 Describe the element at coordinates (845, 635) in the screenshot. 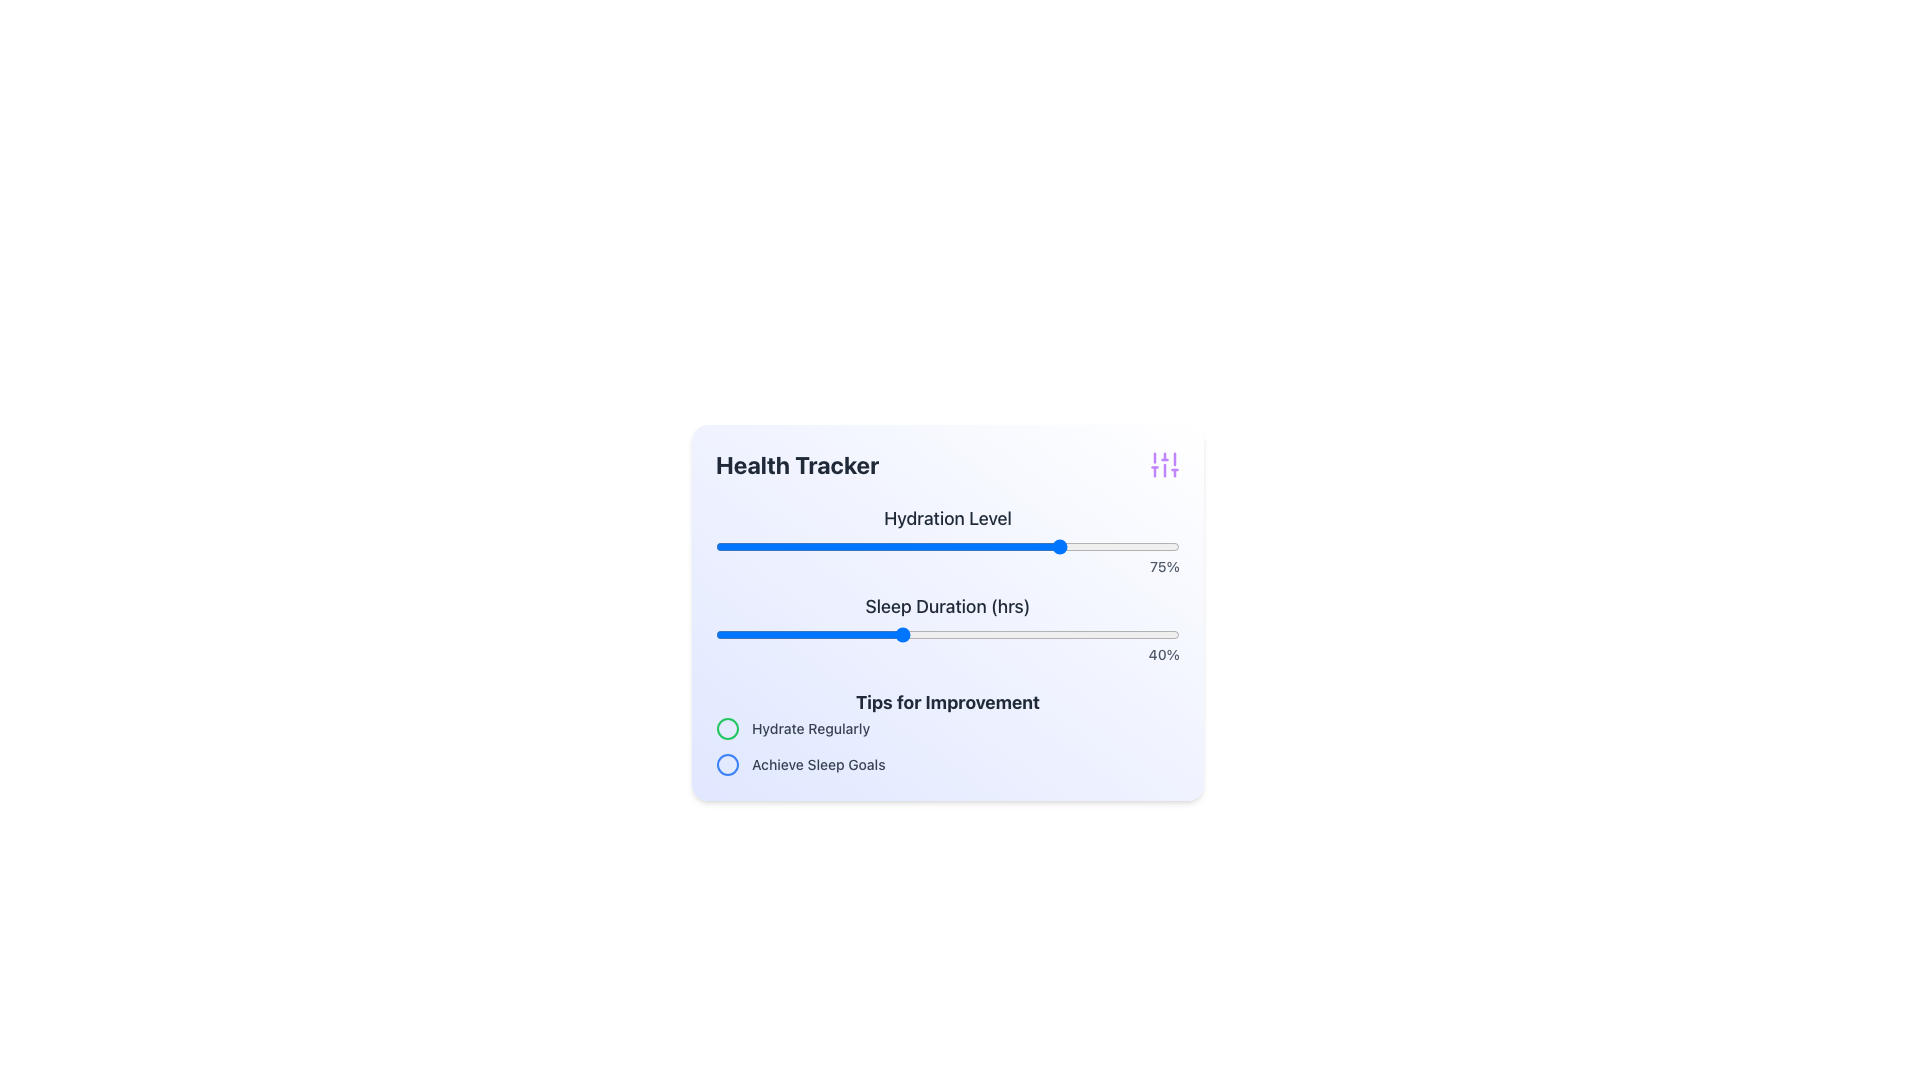

I see `the sleep duration` at that location.